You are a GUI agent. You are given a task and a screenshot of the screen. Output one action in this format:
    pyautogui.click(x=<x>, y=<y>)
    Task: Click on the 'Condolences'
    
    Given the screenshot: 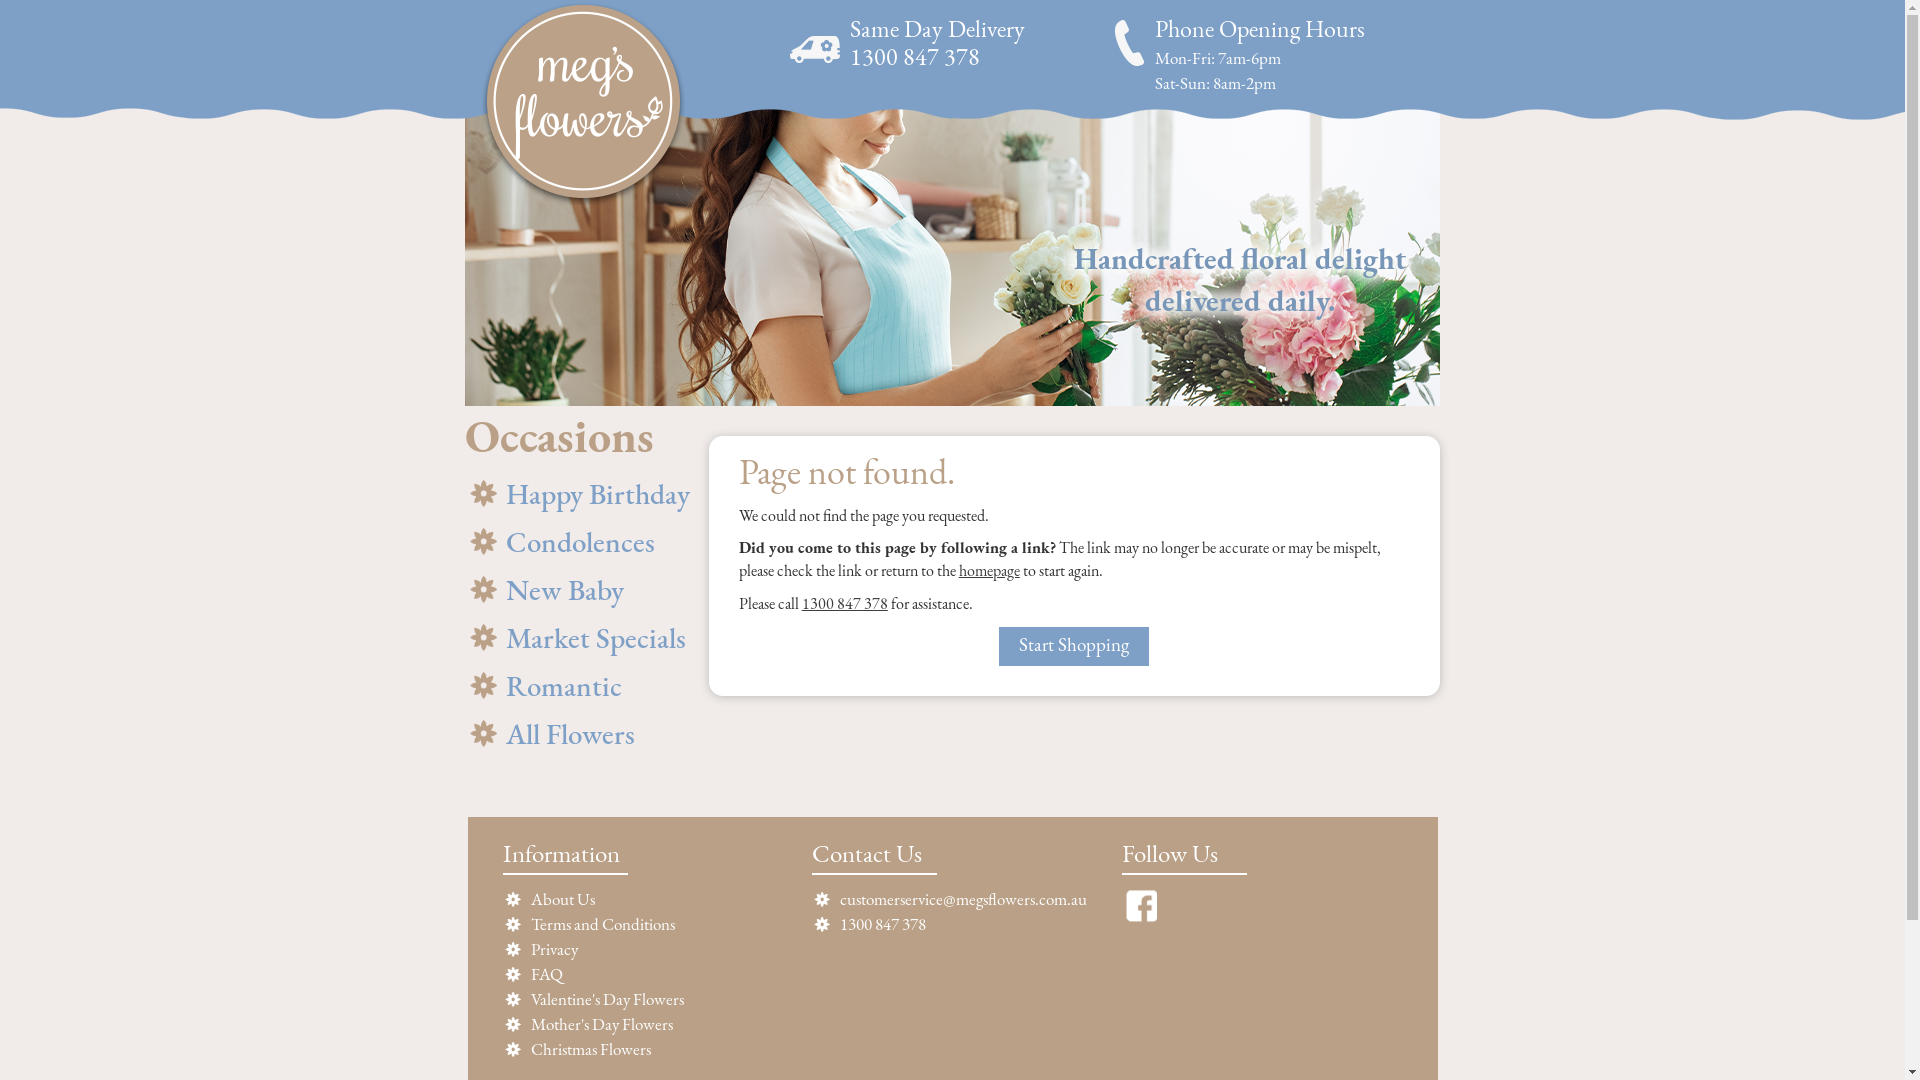 What is the action you would take?
    pyautogui.click(x=578, y=542)
    